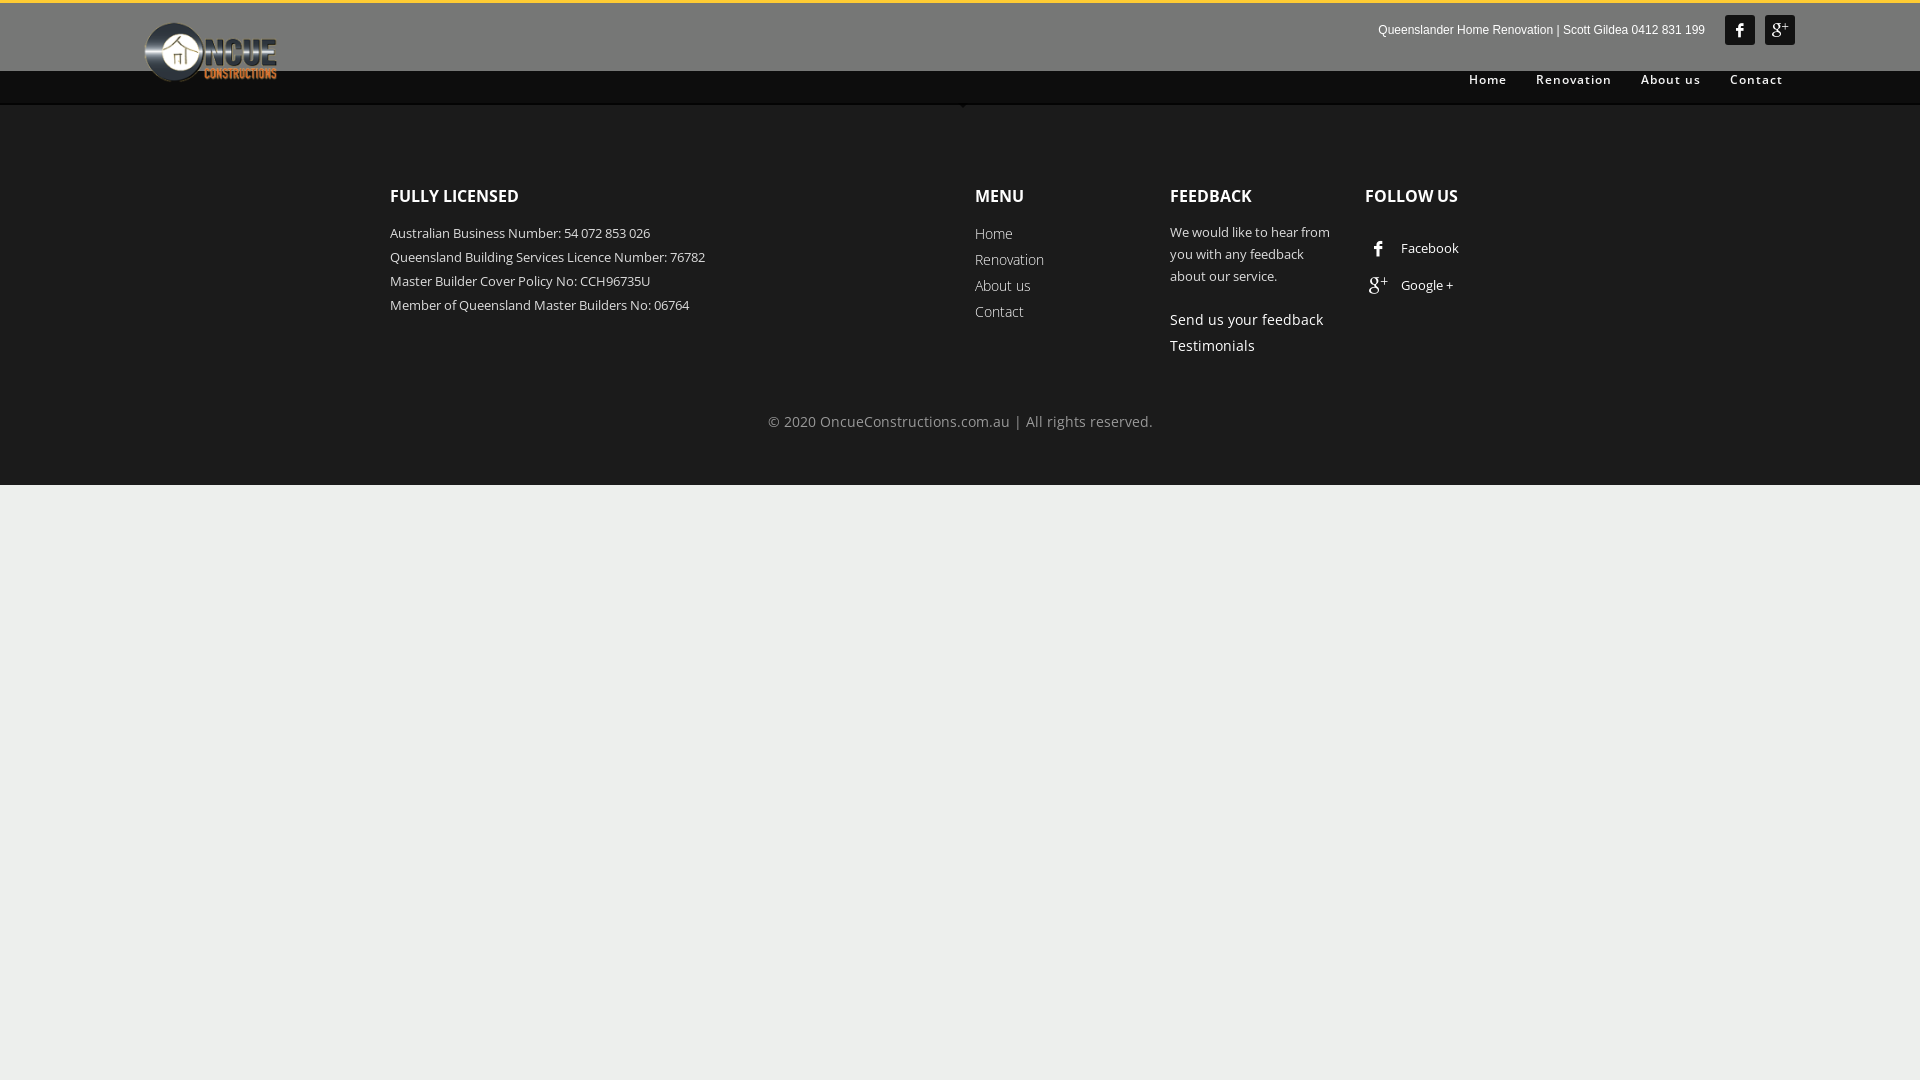  I want to click on 'Contact', so click(1717, 79).